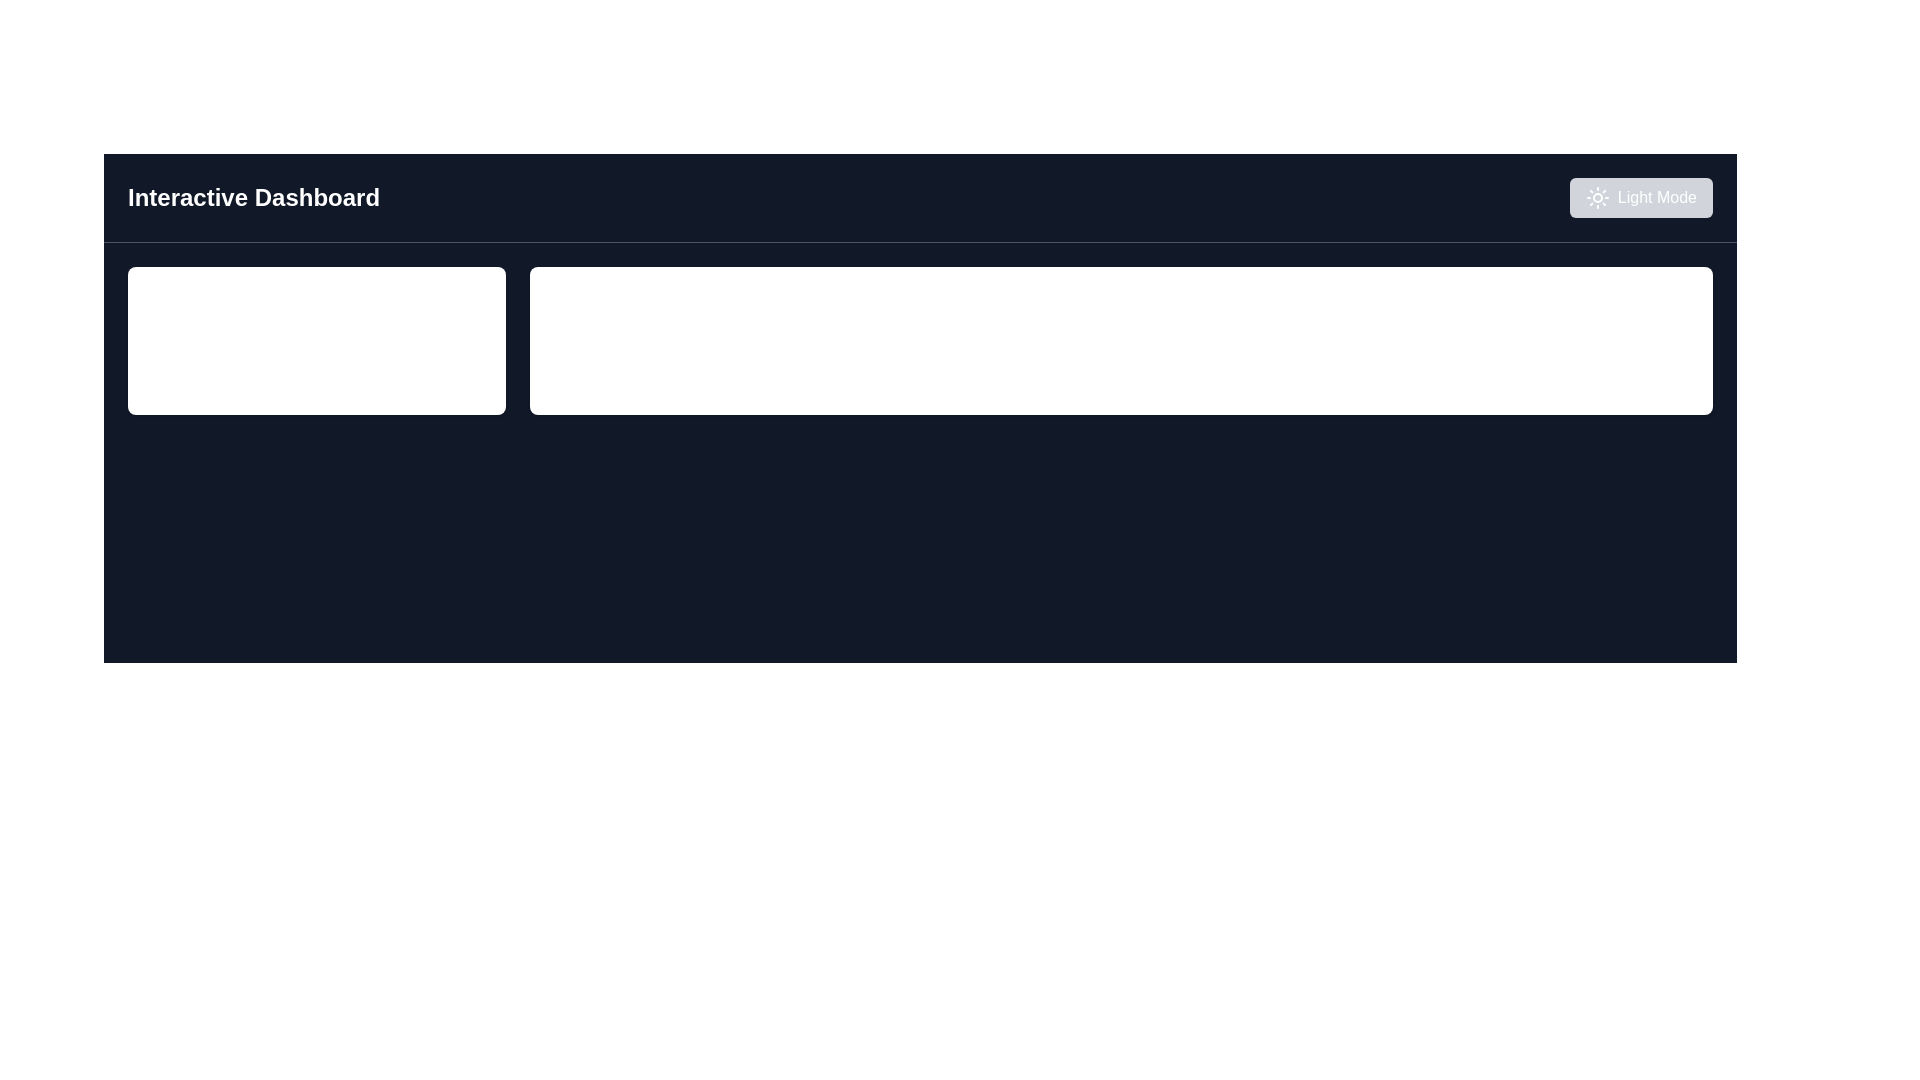 The height and width of the screenshot is (1080, 1920). Describe the element at coordinates (253, 197) in the screenshot. I see `the Text label that serves as the title or heading for the dashboard, located to the left of the 'Light Mode' button in the header section` at that location.